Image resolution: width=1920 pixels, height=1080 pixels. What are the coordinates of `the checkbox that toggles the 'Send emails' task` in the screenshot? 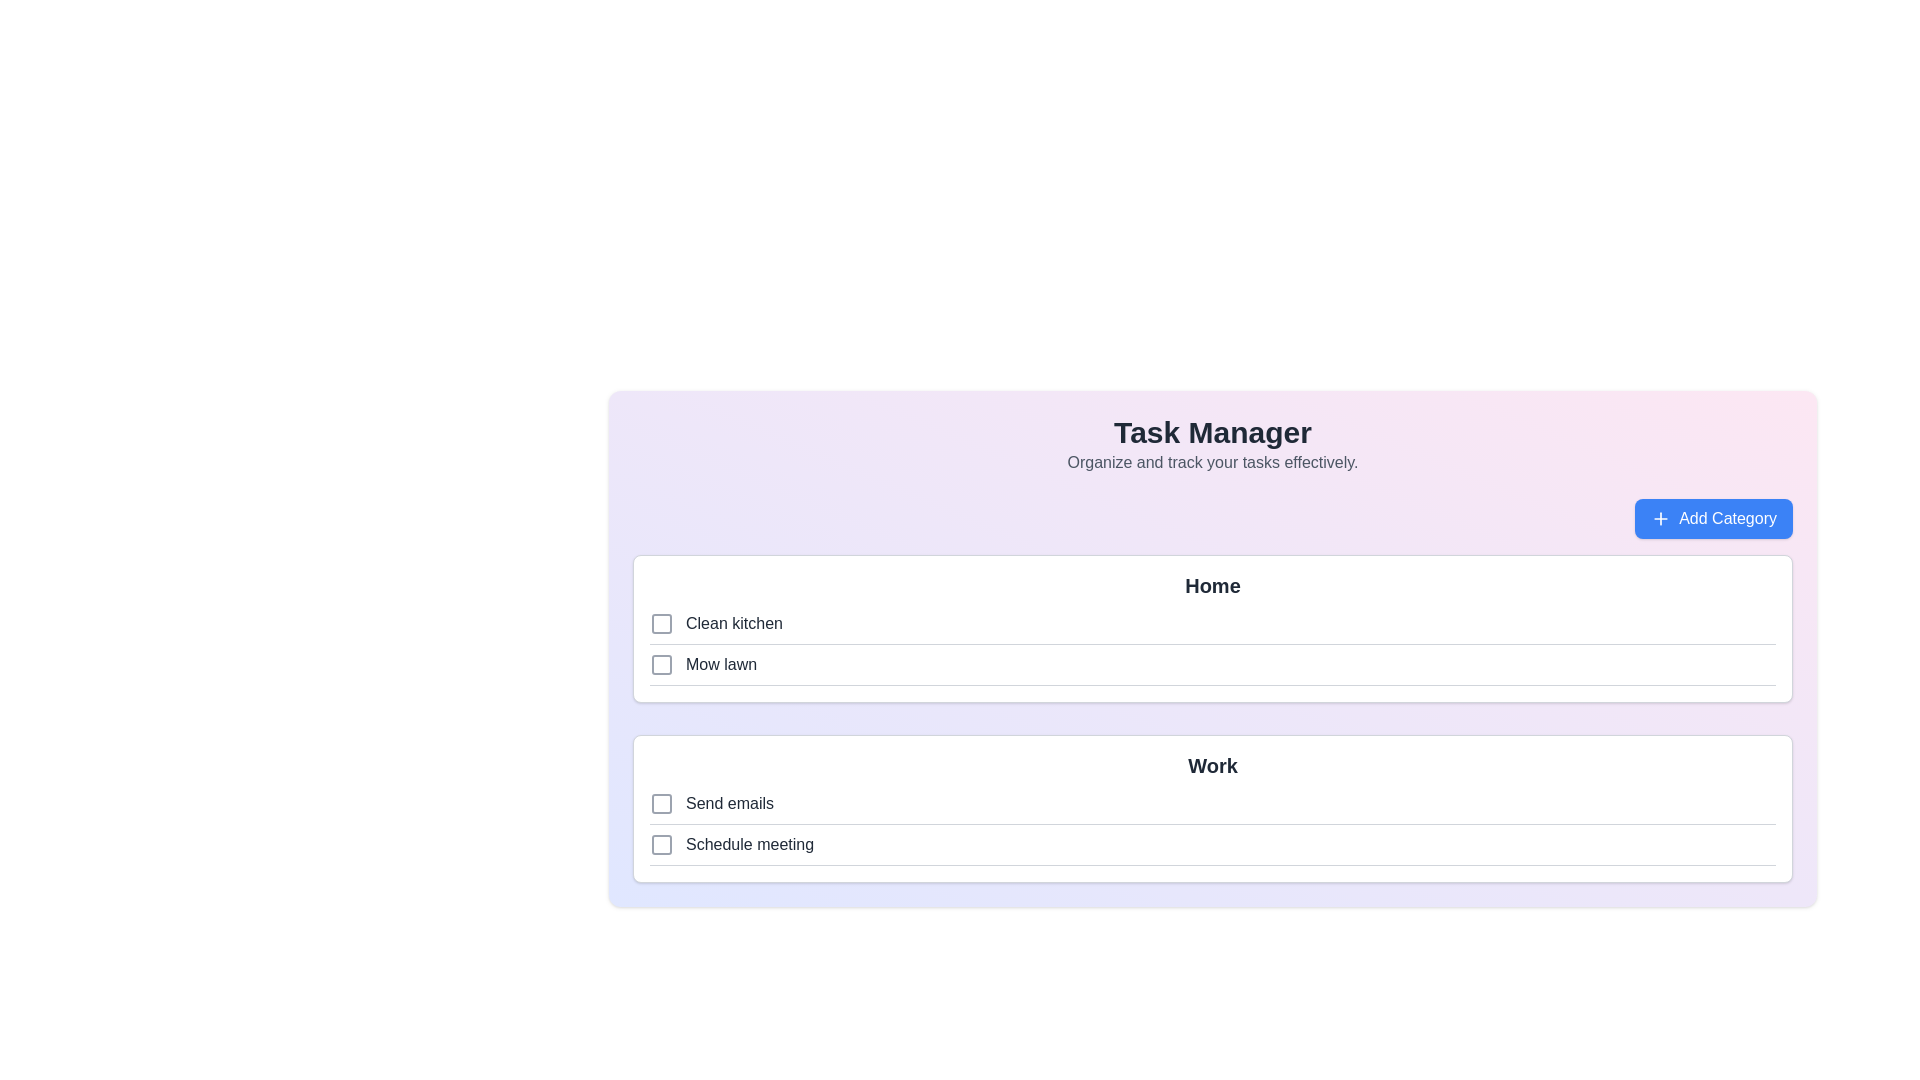 It's located at (662, 802).